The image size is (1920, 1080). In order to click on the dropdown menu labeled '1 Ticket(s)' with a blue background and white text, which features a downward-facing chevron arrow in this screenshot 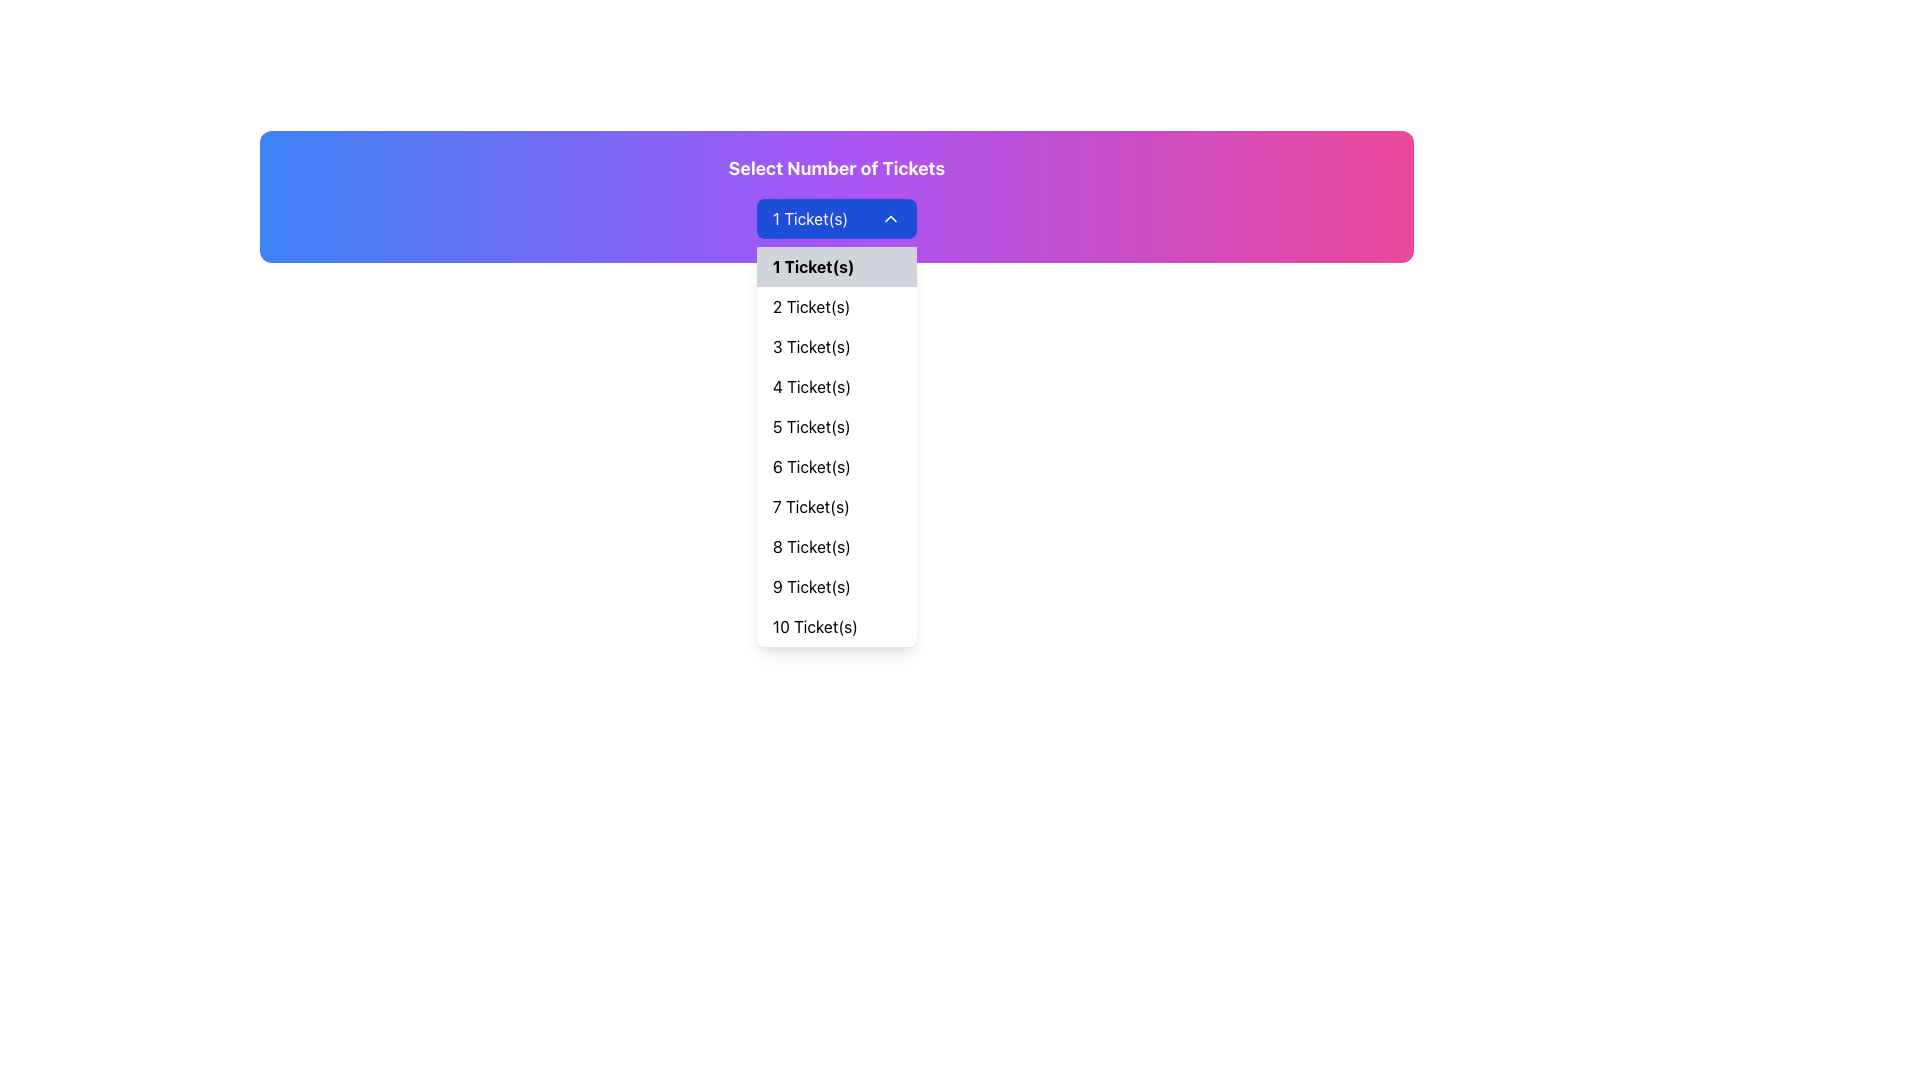, I will do `click(836, 219)`.